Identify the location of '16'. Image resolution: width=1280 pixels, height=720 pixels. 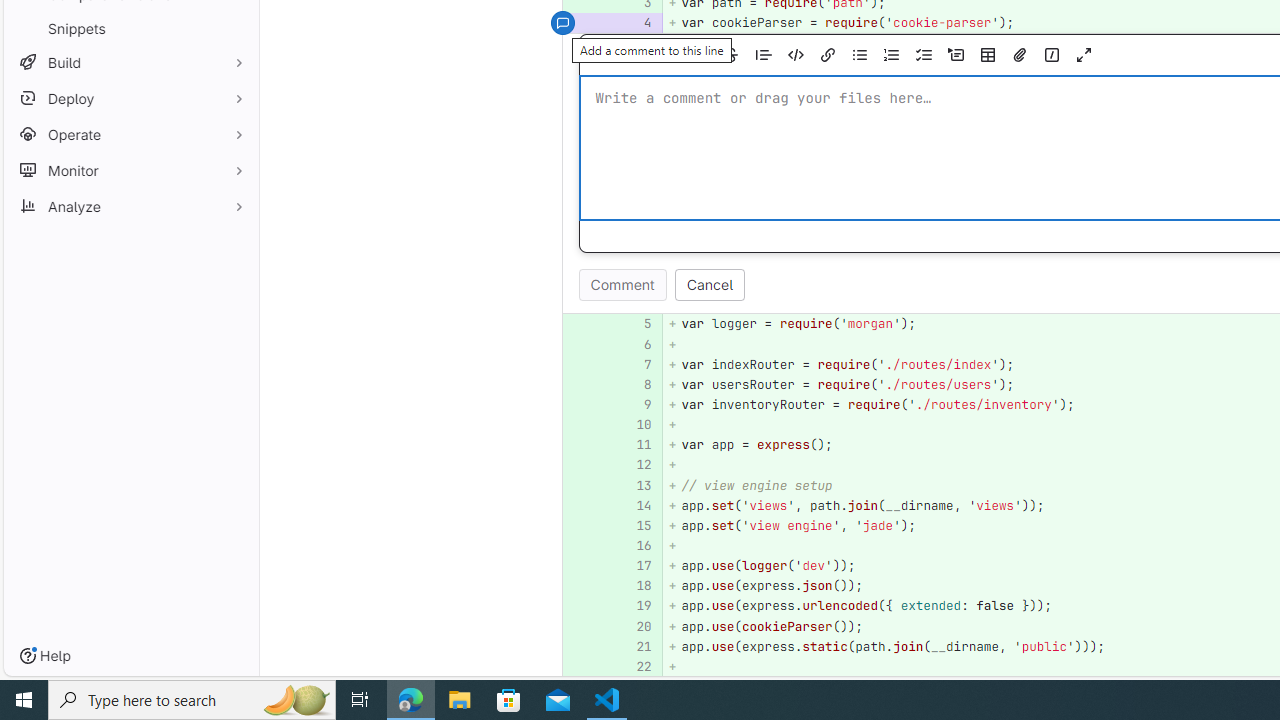
(633, 546).